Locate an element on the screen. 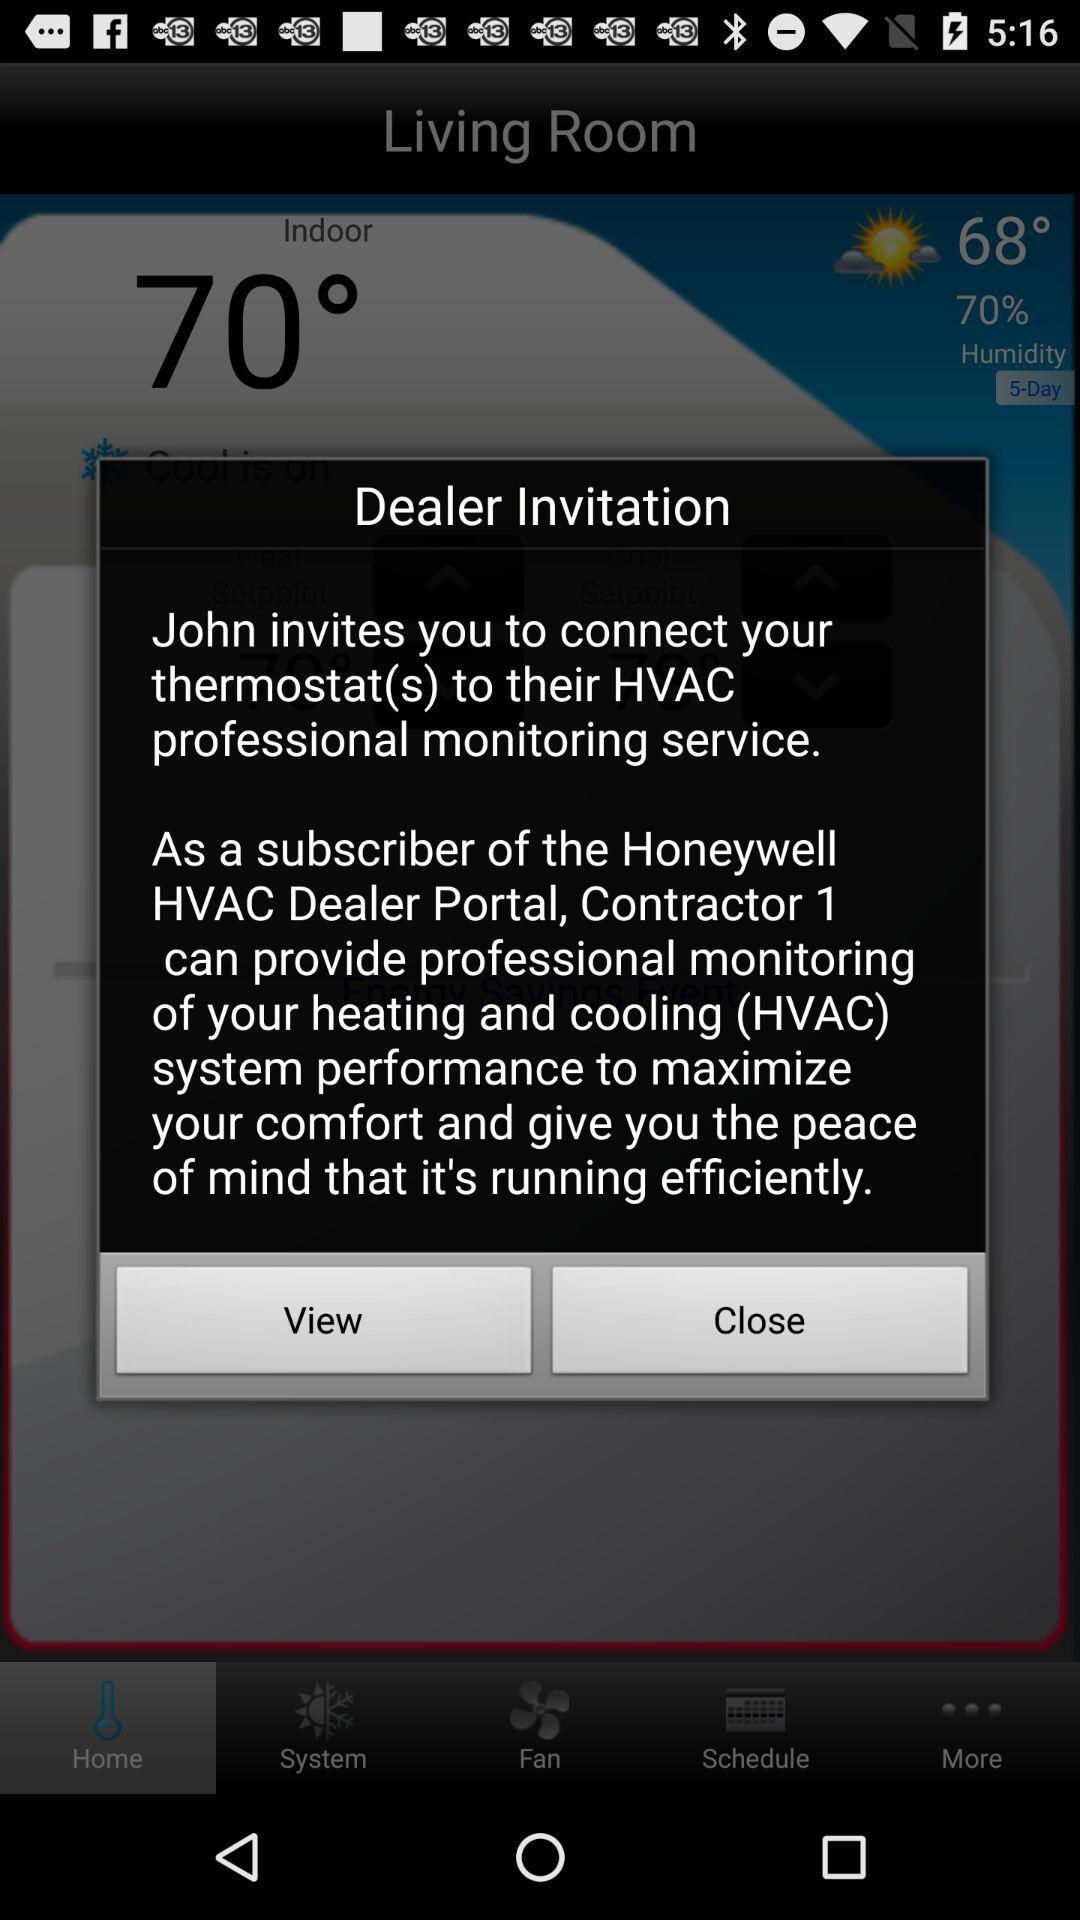  close at the bottom right corner is located at coordinates (760, 1325).